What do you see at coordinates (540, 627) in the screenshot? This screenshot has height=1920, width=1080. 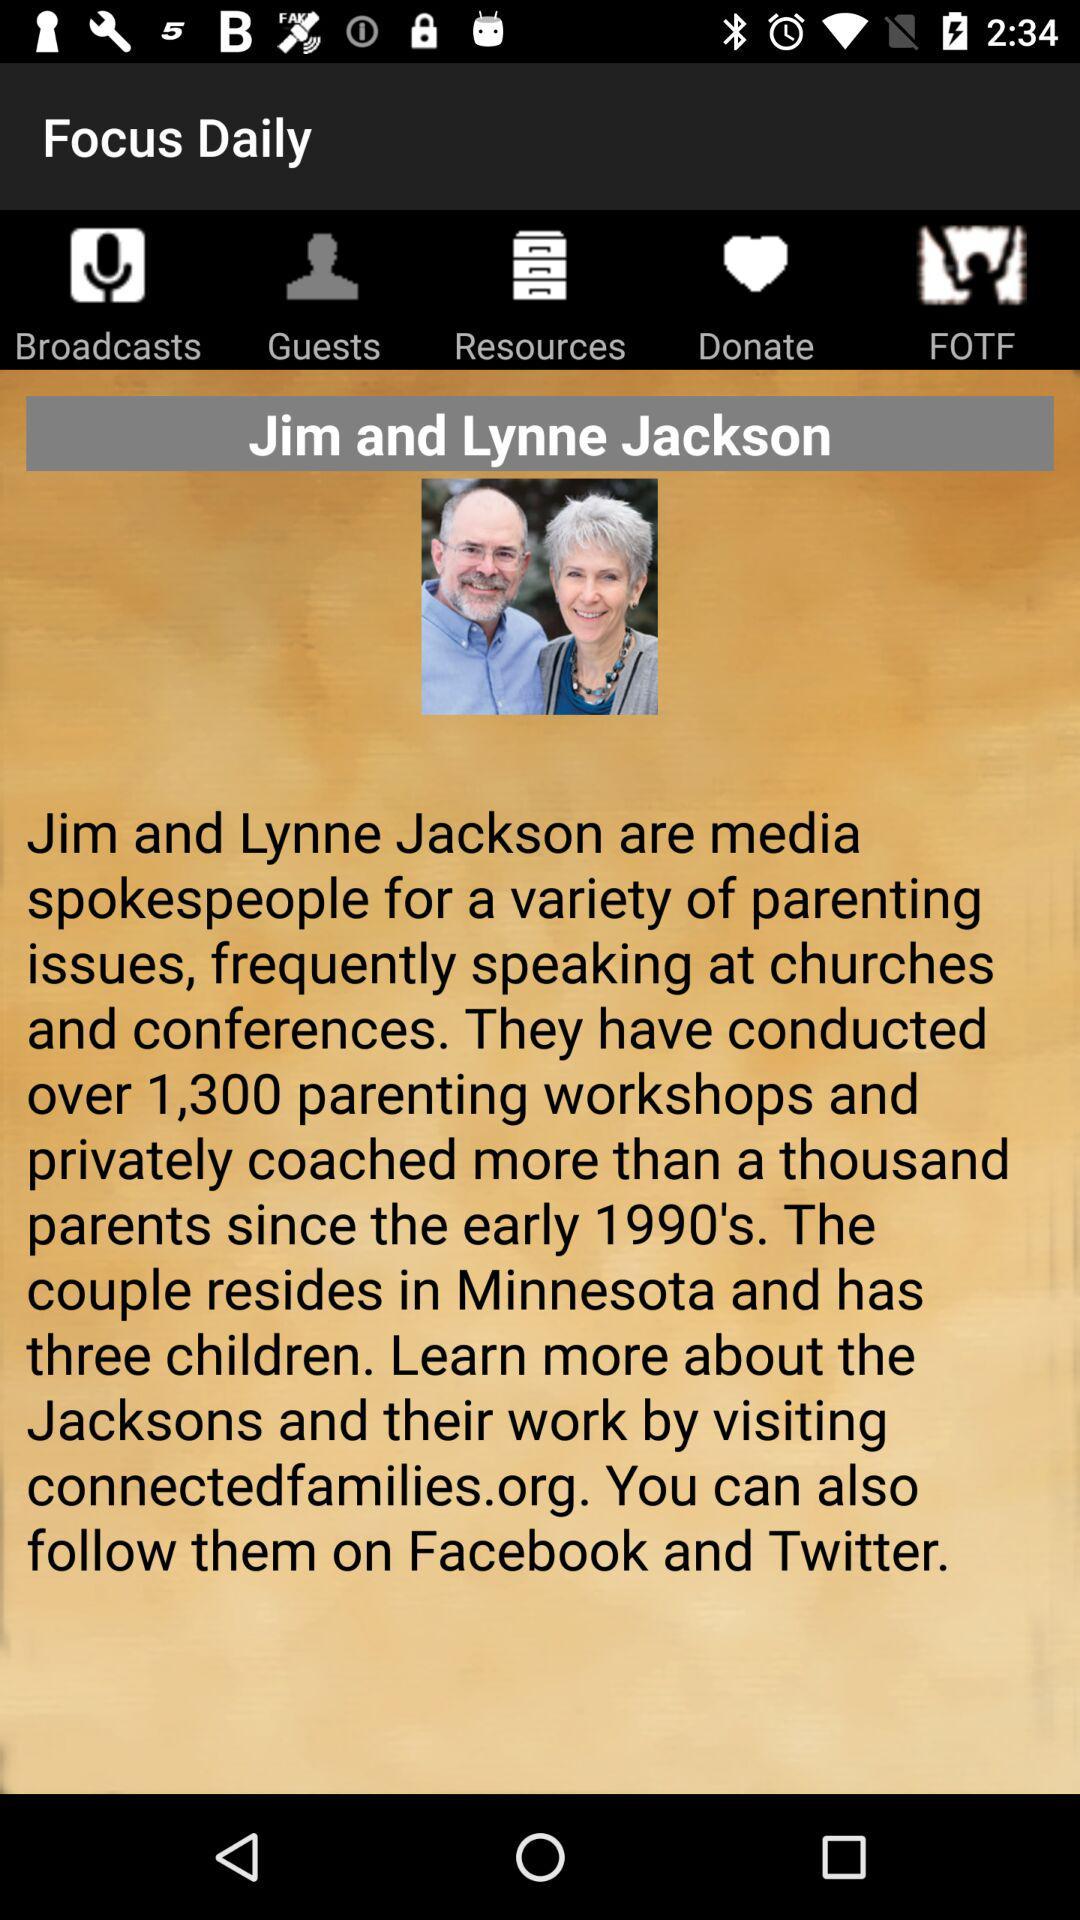 I see `the image below the text jim and lynne jackson` at bounding box center [540, 627].